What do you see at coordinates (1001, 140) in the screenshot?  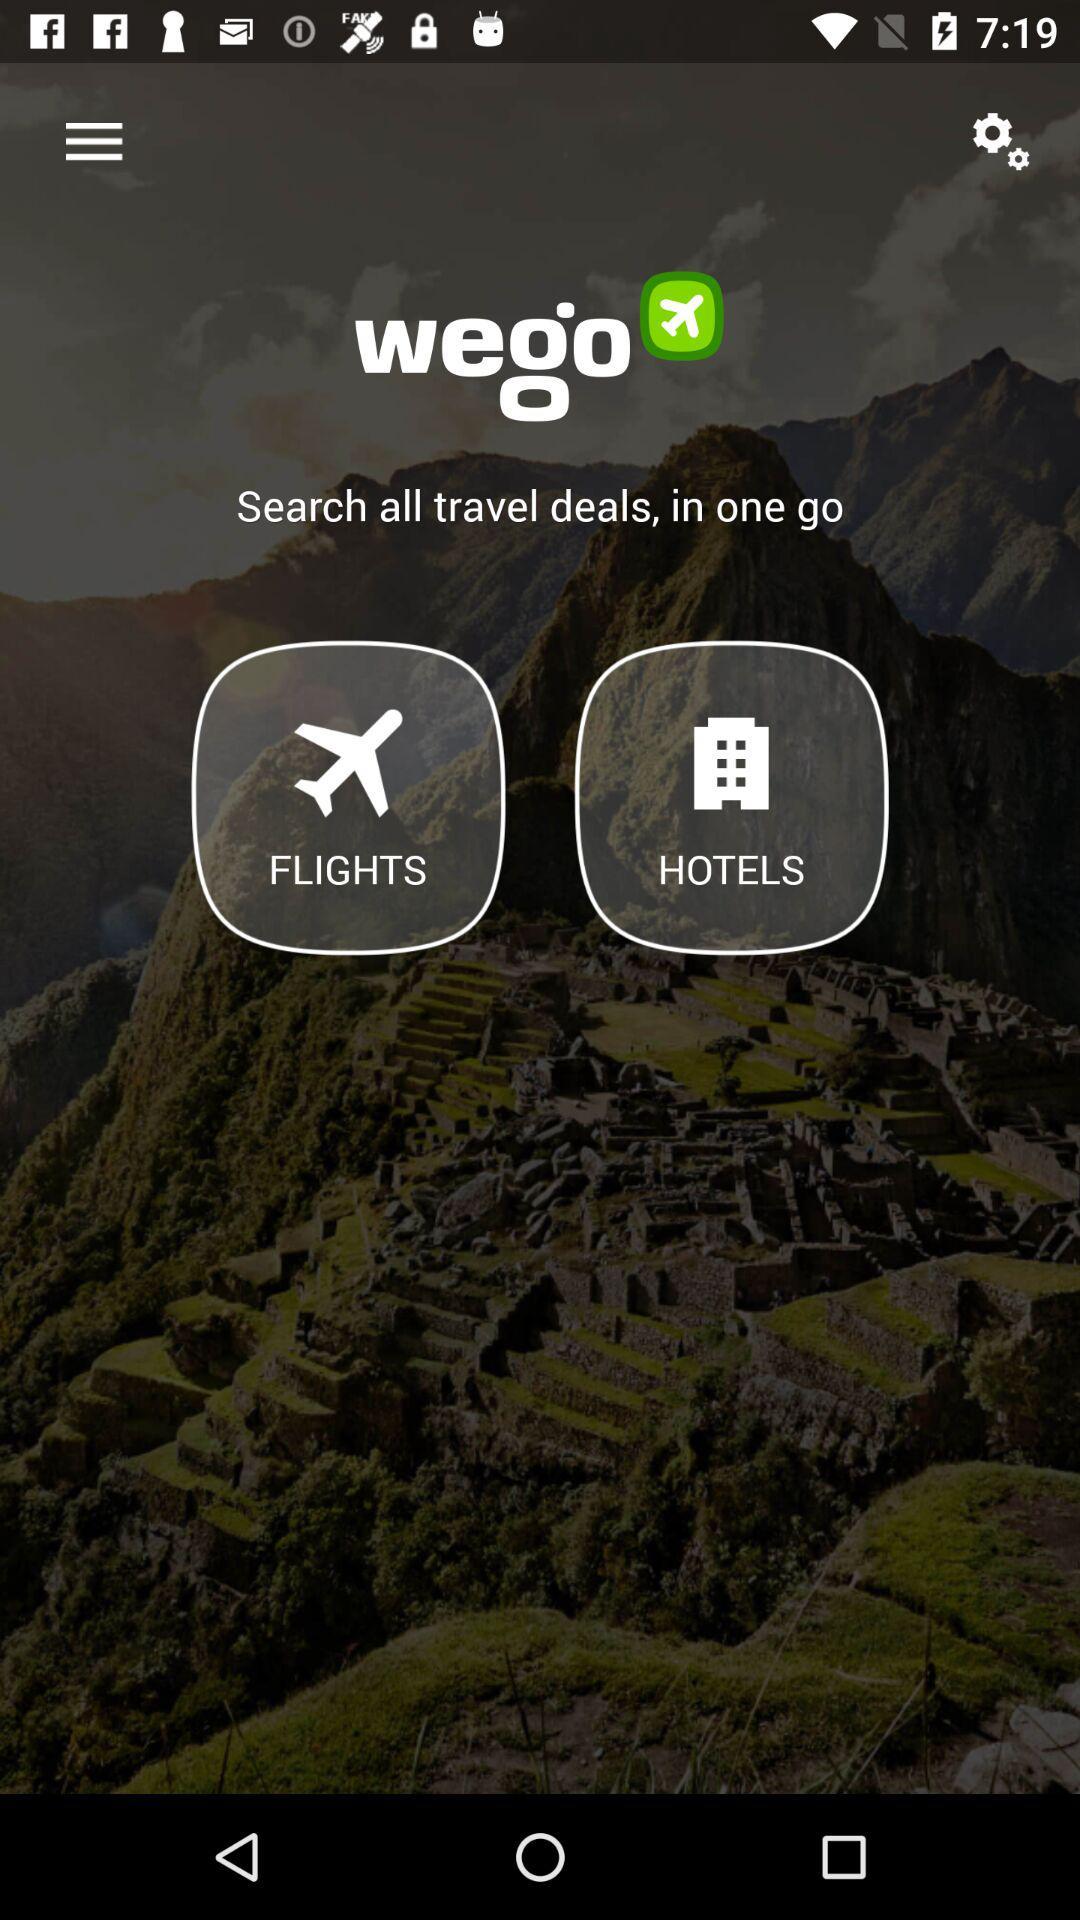 I see `the settings icon` at bounding box center [1001, 140].